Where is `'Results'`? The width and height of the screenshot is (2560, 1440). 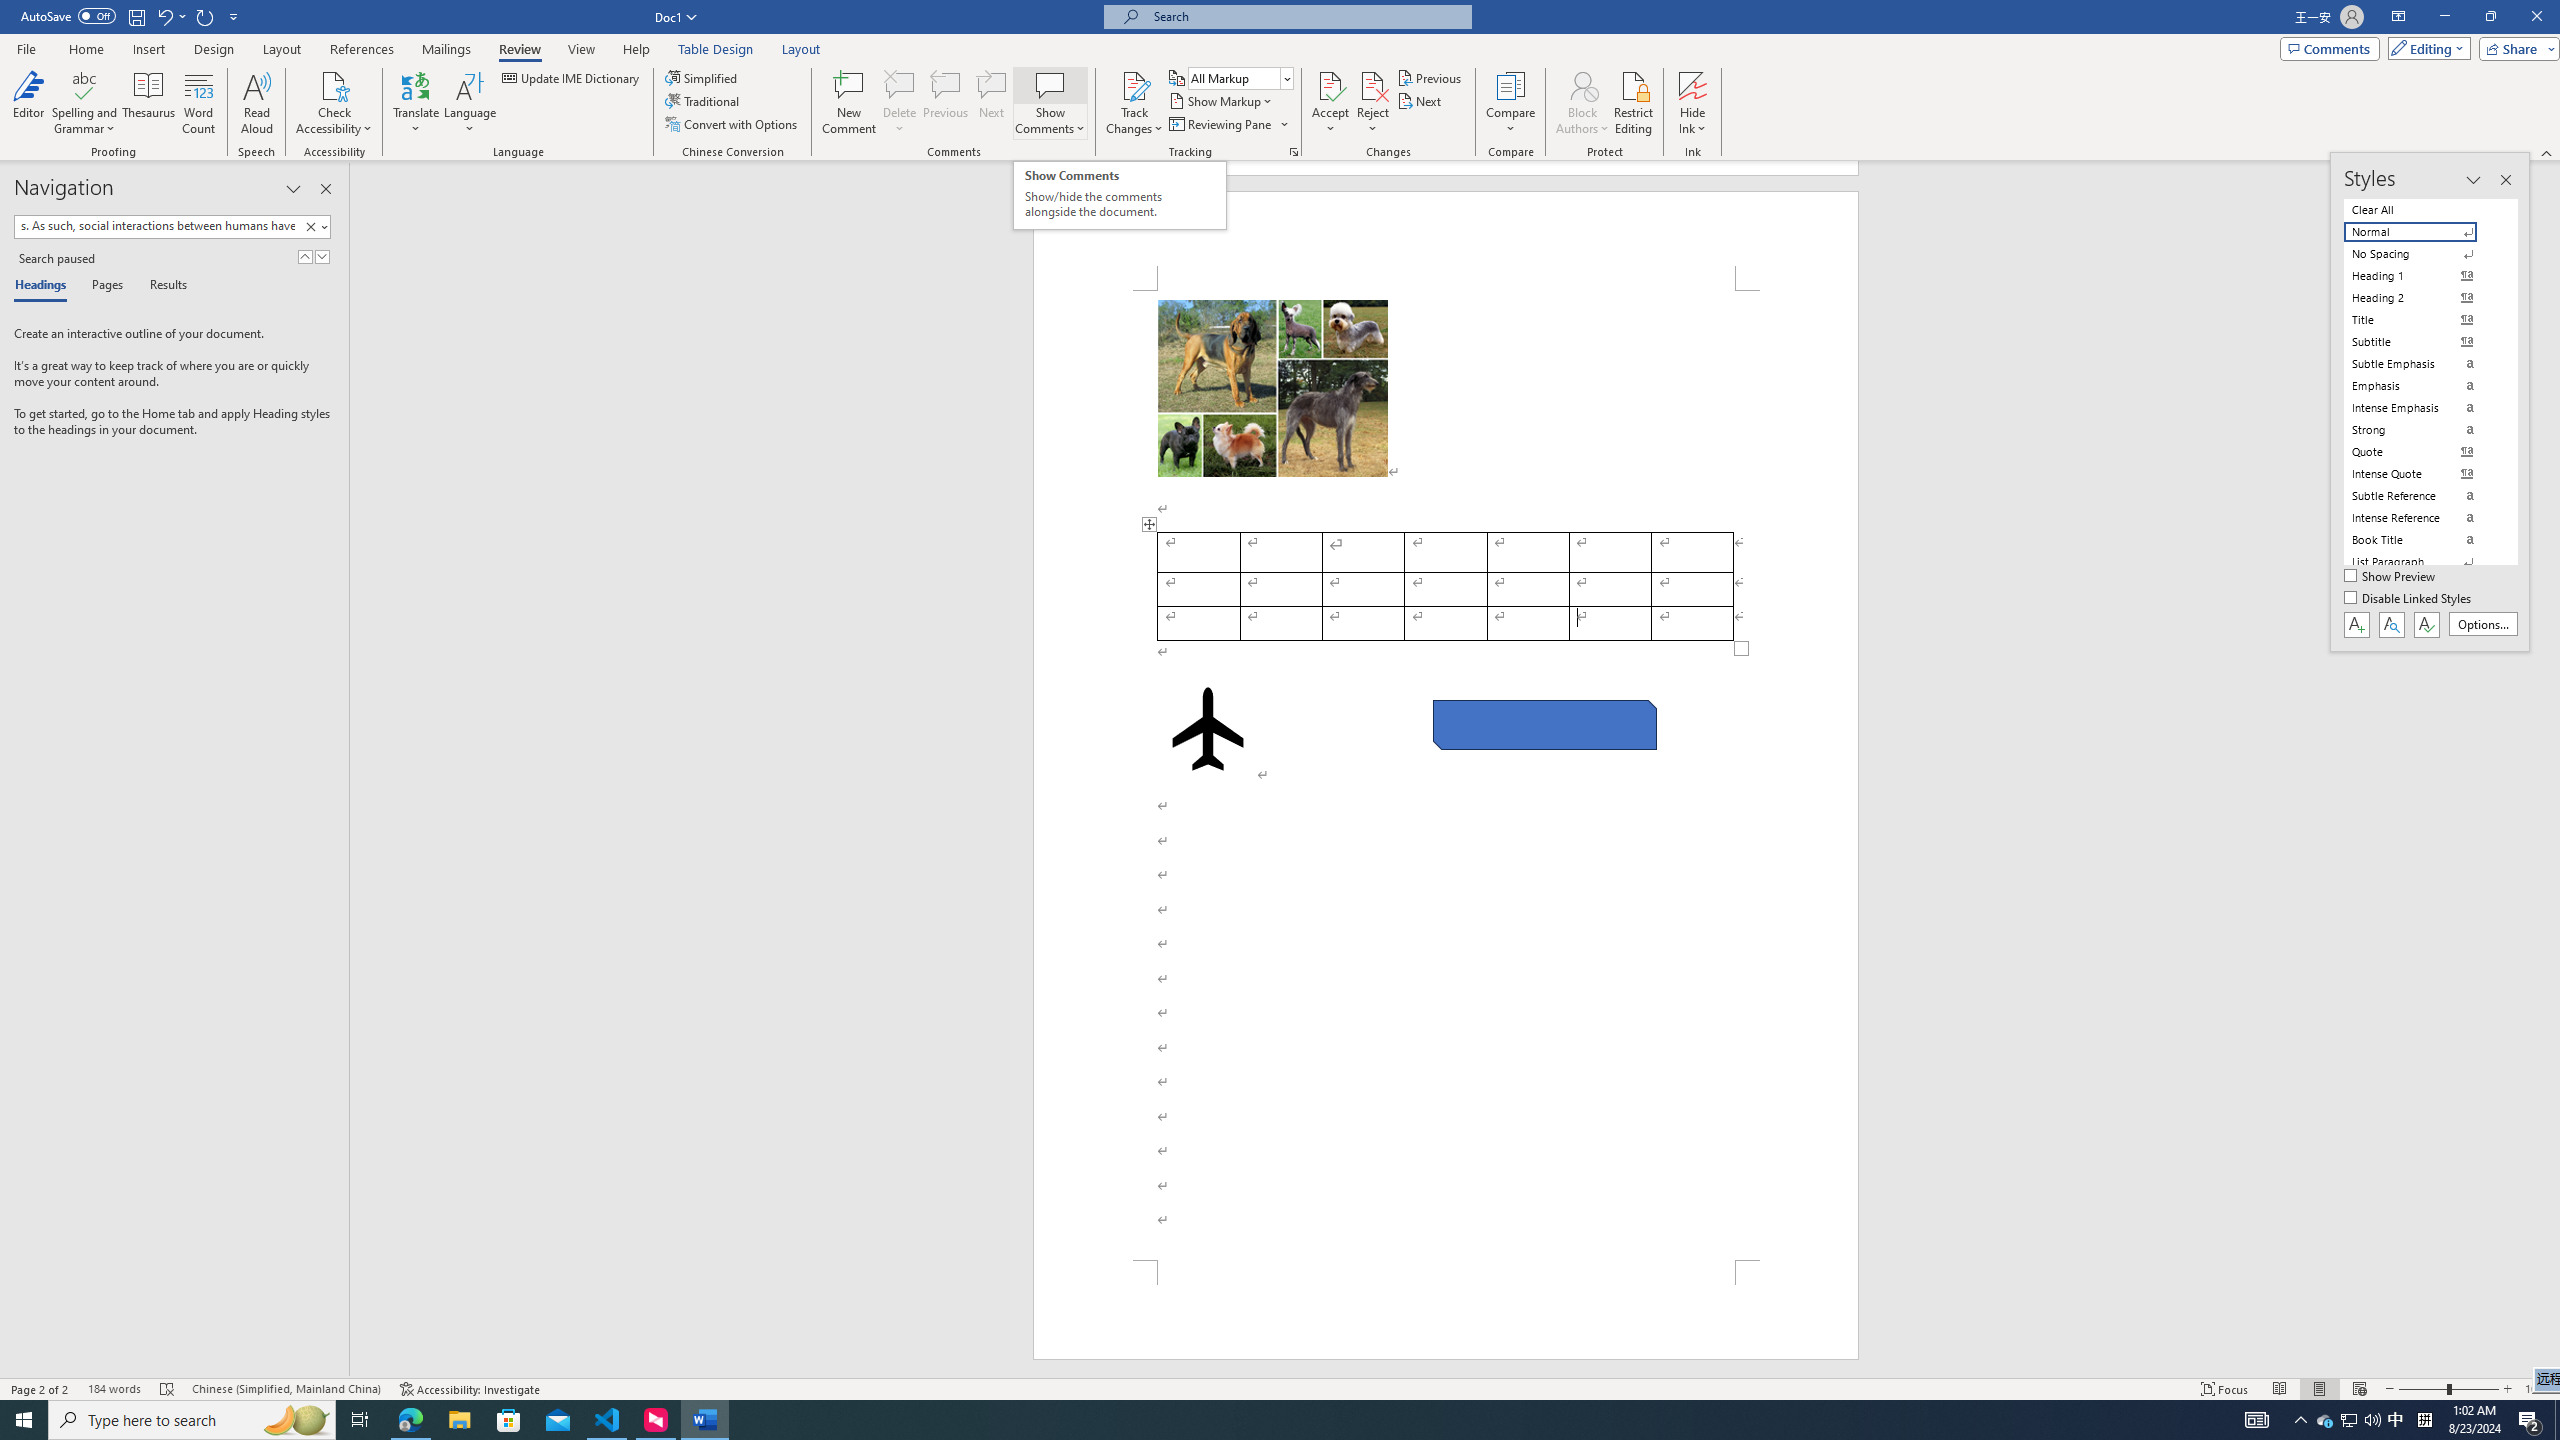
'Results' is located at coordinates (160, 286).